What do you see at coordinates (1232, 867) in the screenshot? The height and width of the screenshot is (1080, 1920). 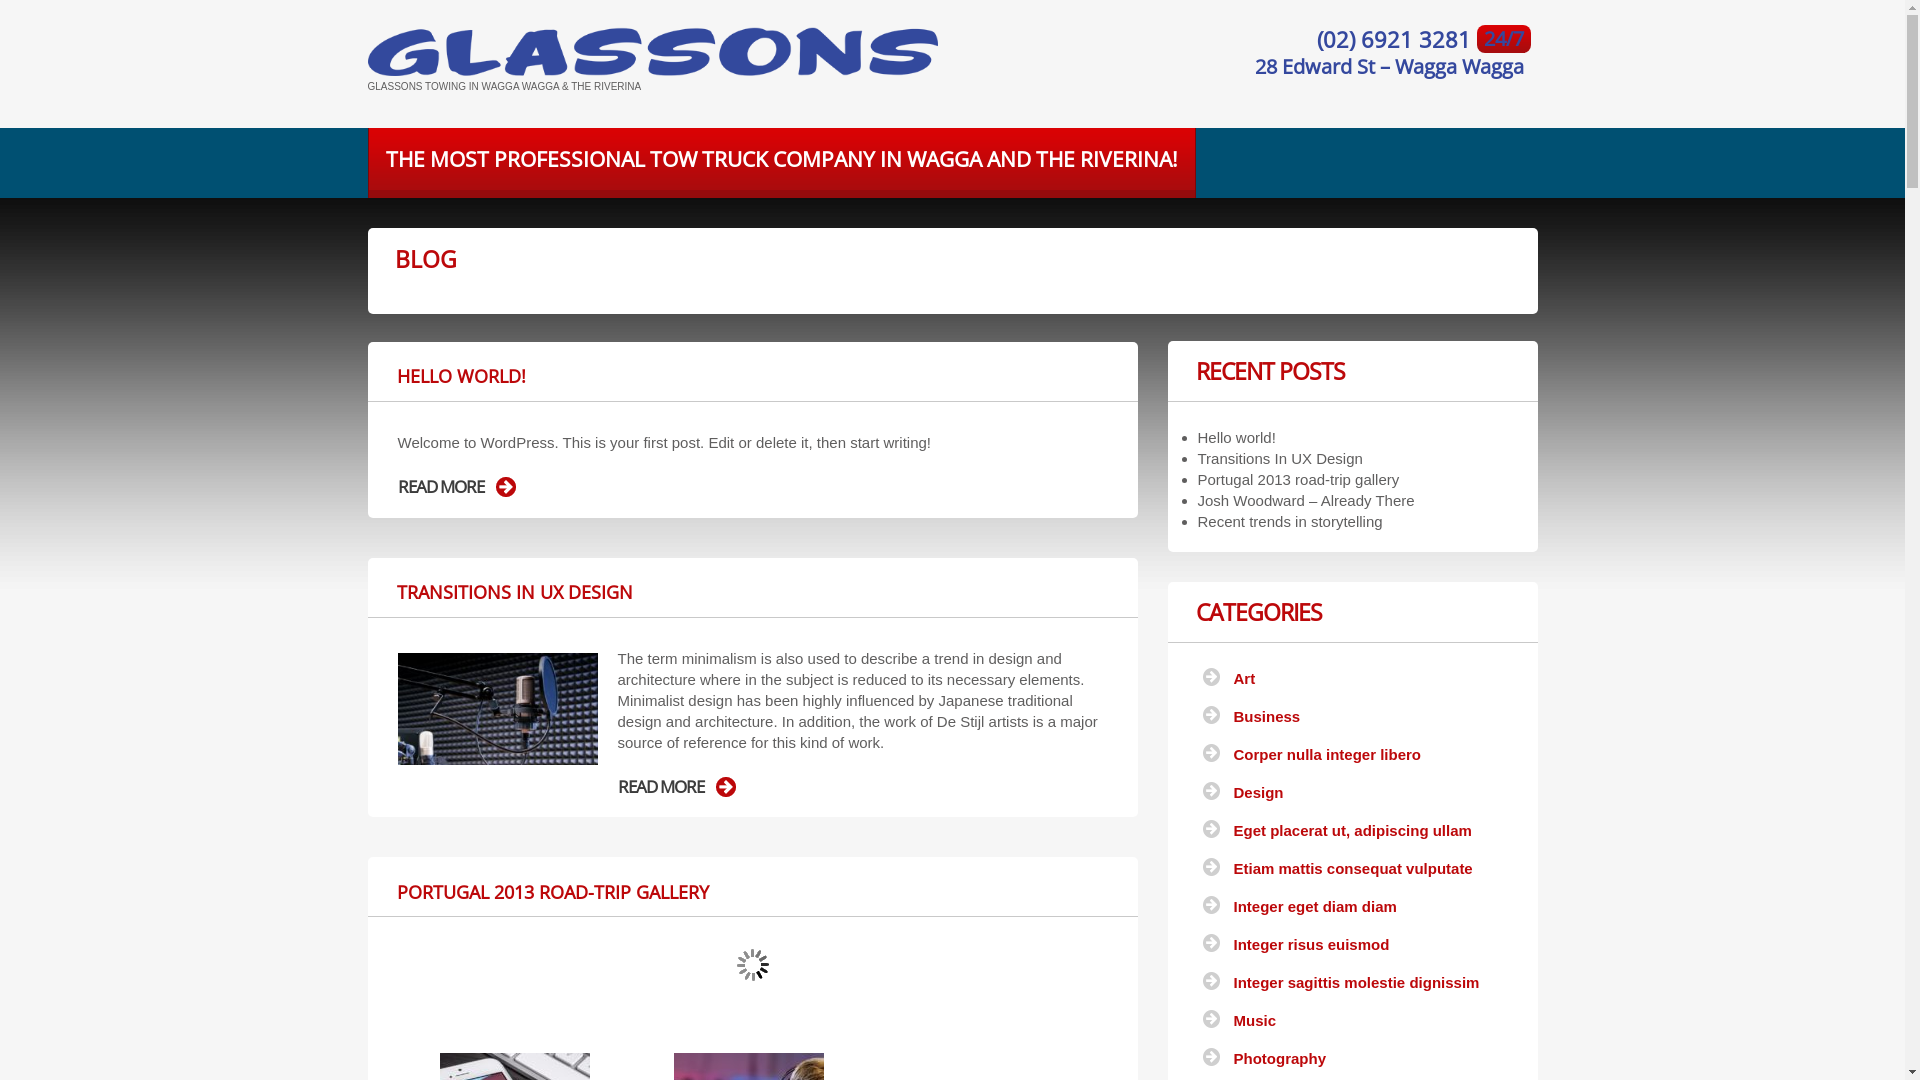 I see `'Etiam mattis consequat vulputate'` at bounding box center [1232, 867].